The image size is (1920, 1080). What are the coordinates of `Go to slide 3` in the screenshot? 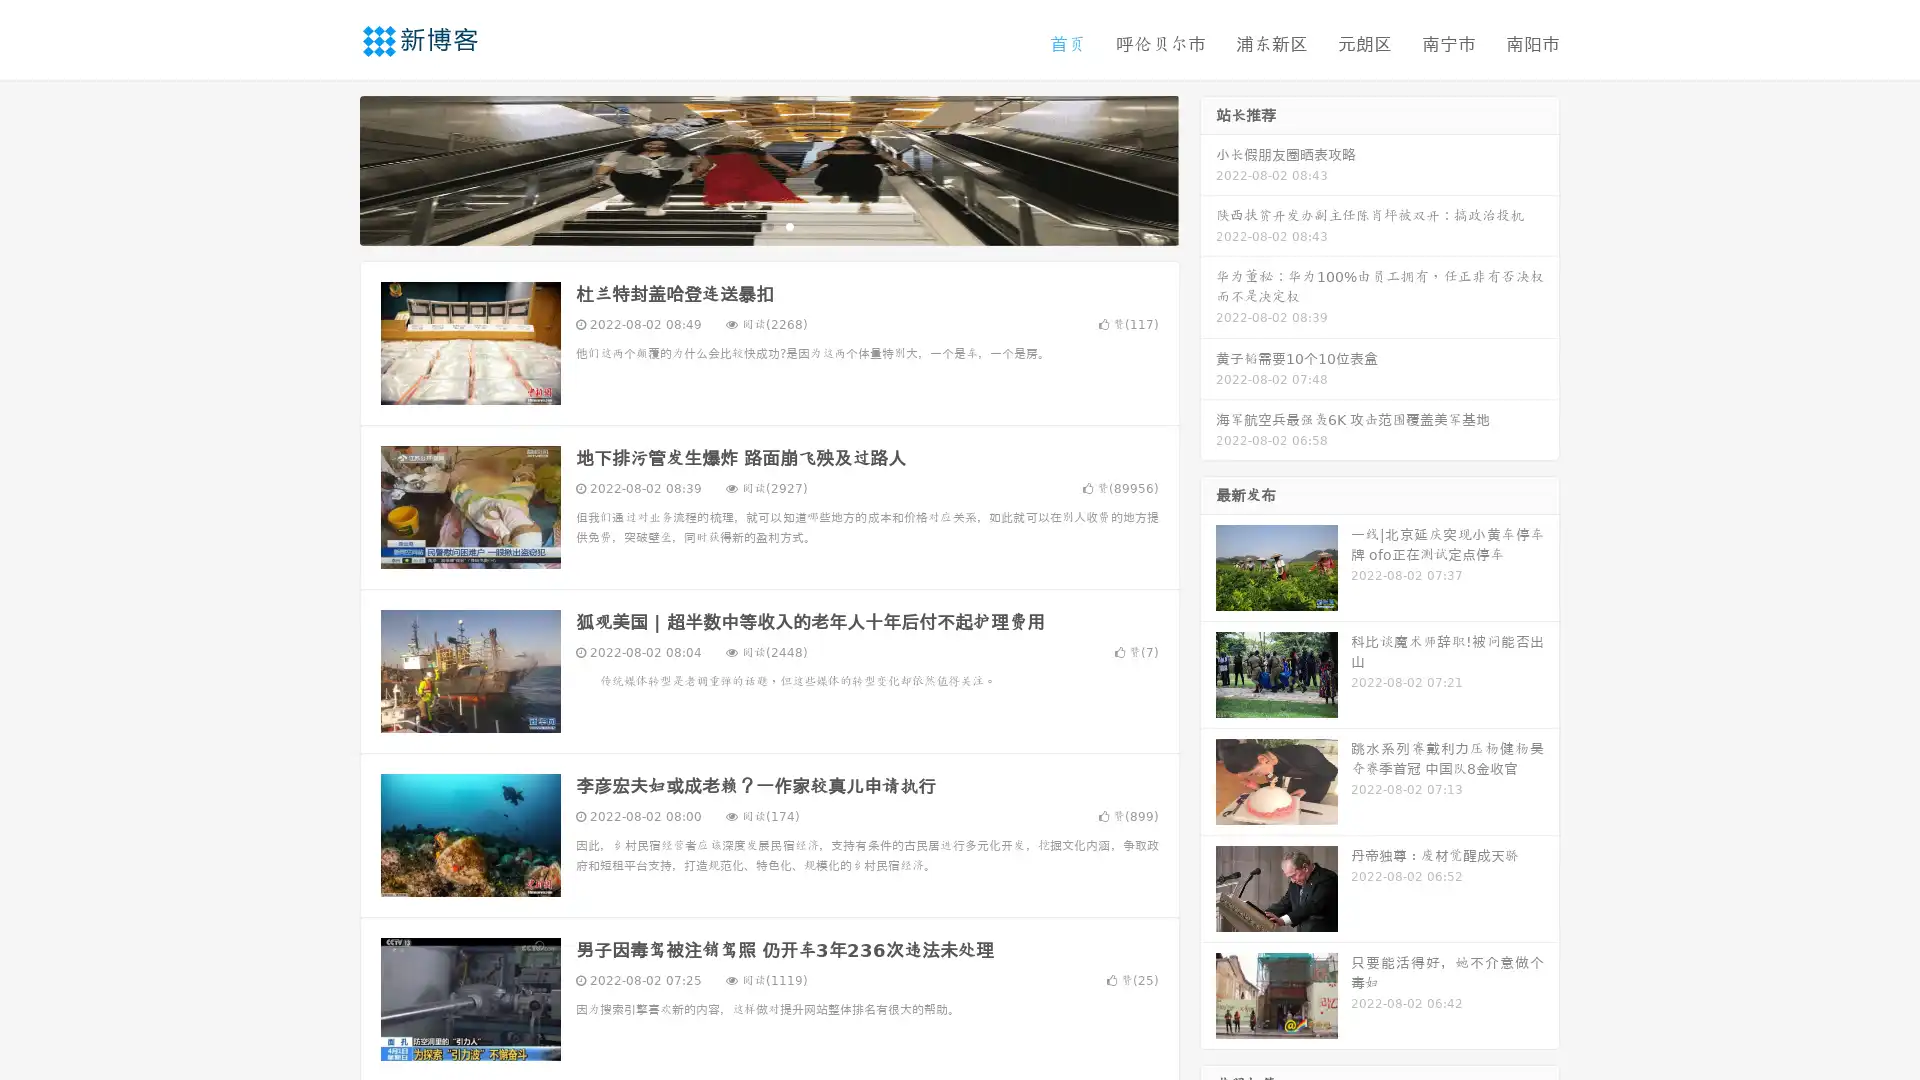 It's located at (789, 225).